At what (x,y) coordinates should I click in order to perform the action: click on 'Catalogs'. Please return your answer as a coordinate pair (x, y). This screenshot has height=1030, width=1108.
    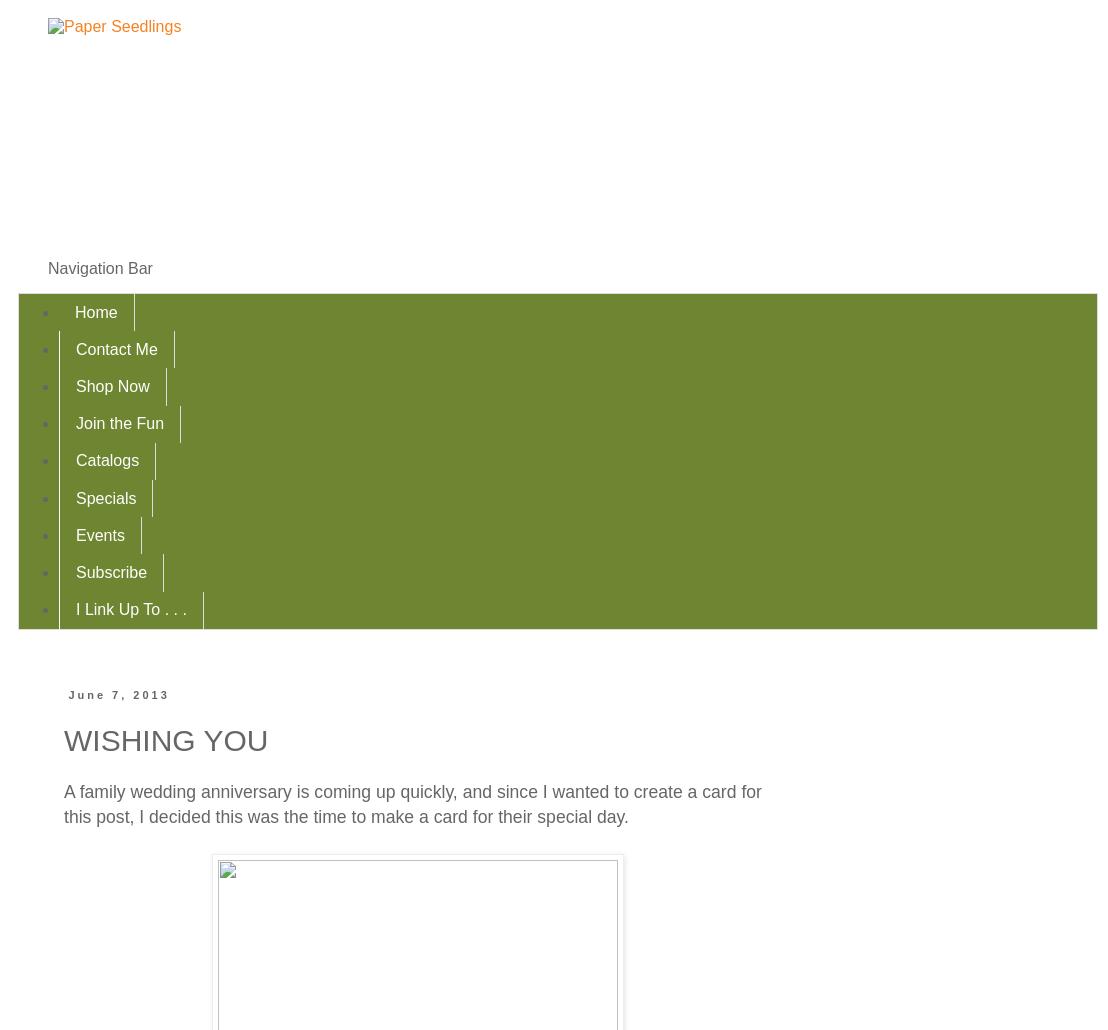
    Looking at the image, I should click on (107, 459).